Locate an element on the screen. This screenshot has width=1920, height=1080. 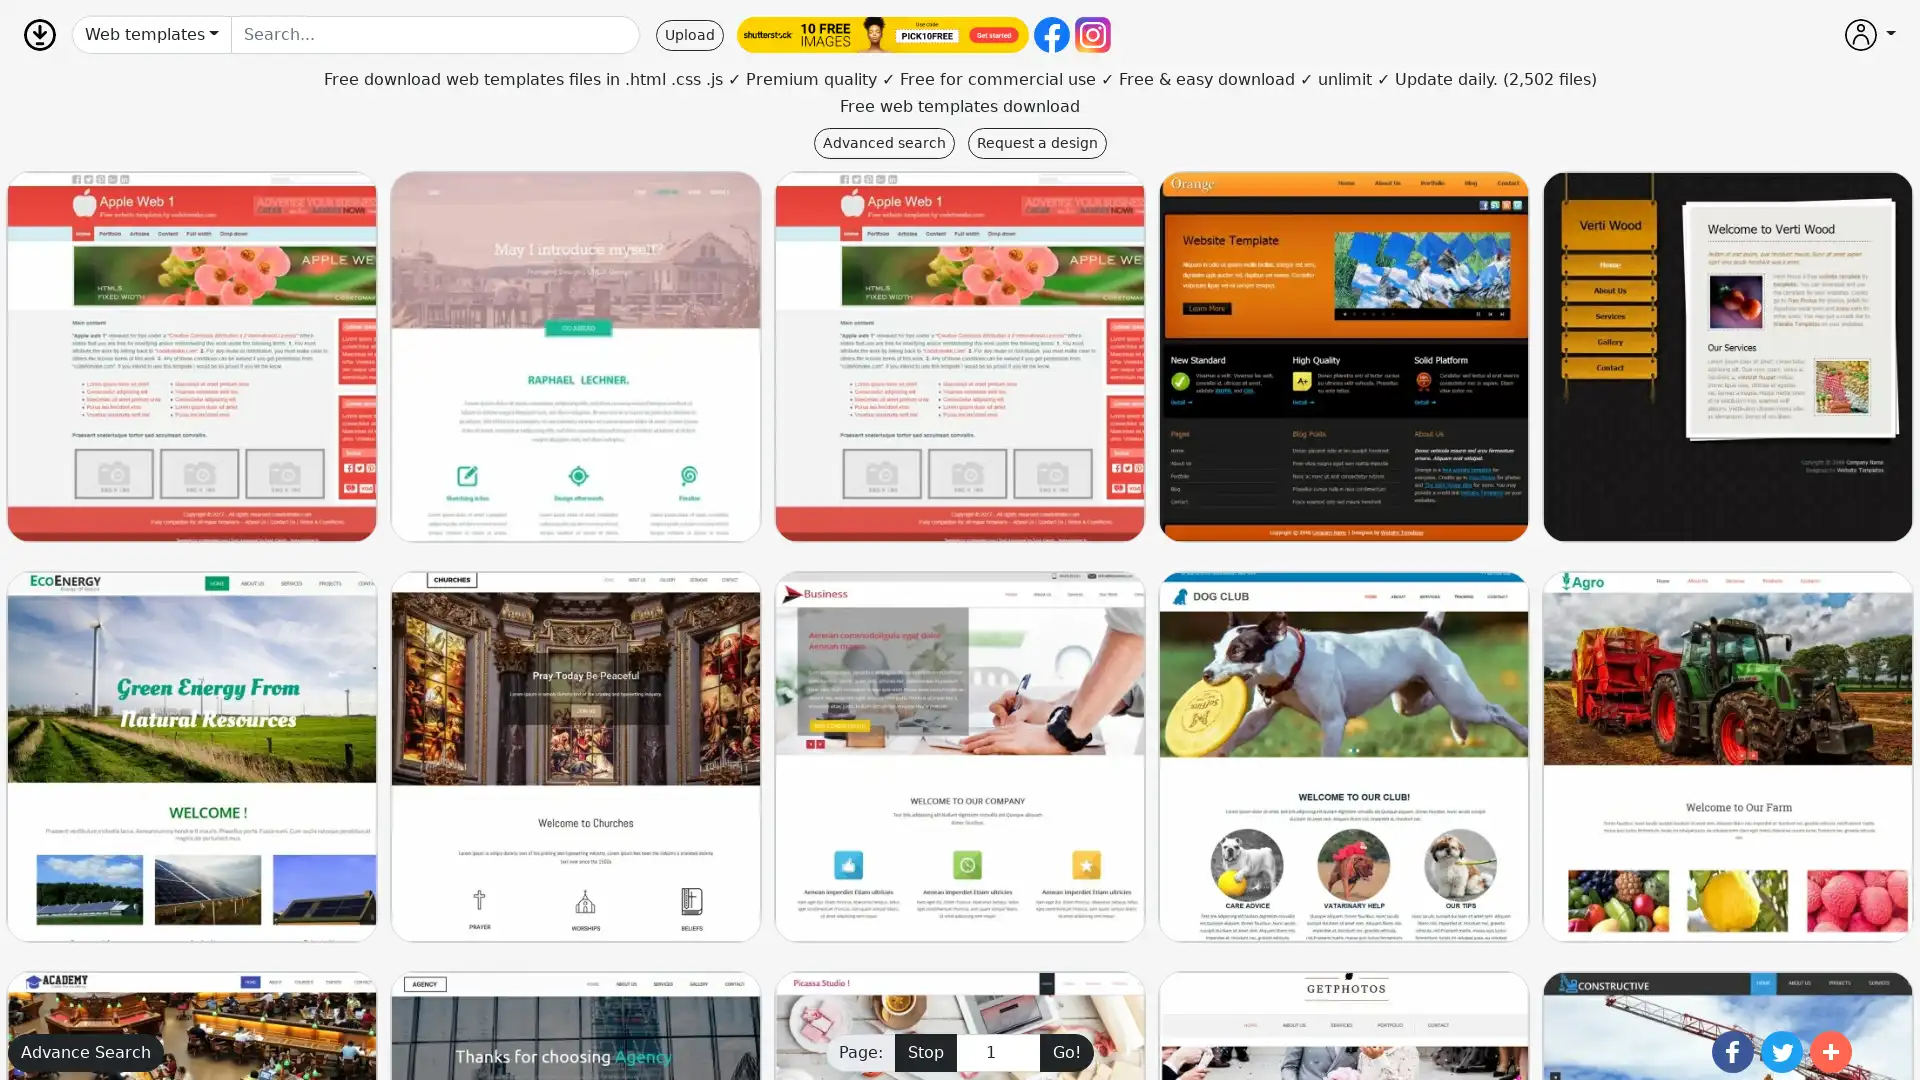
Share to Twitter is located at coordinates (1746, 1051).